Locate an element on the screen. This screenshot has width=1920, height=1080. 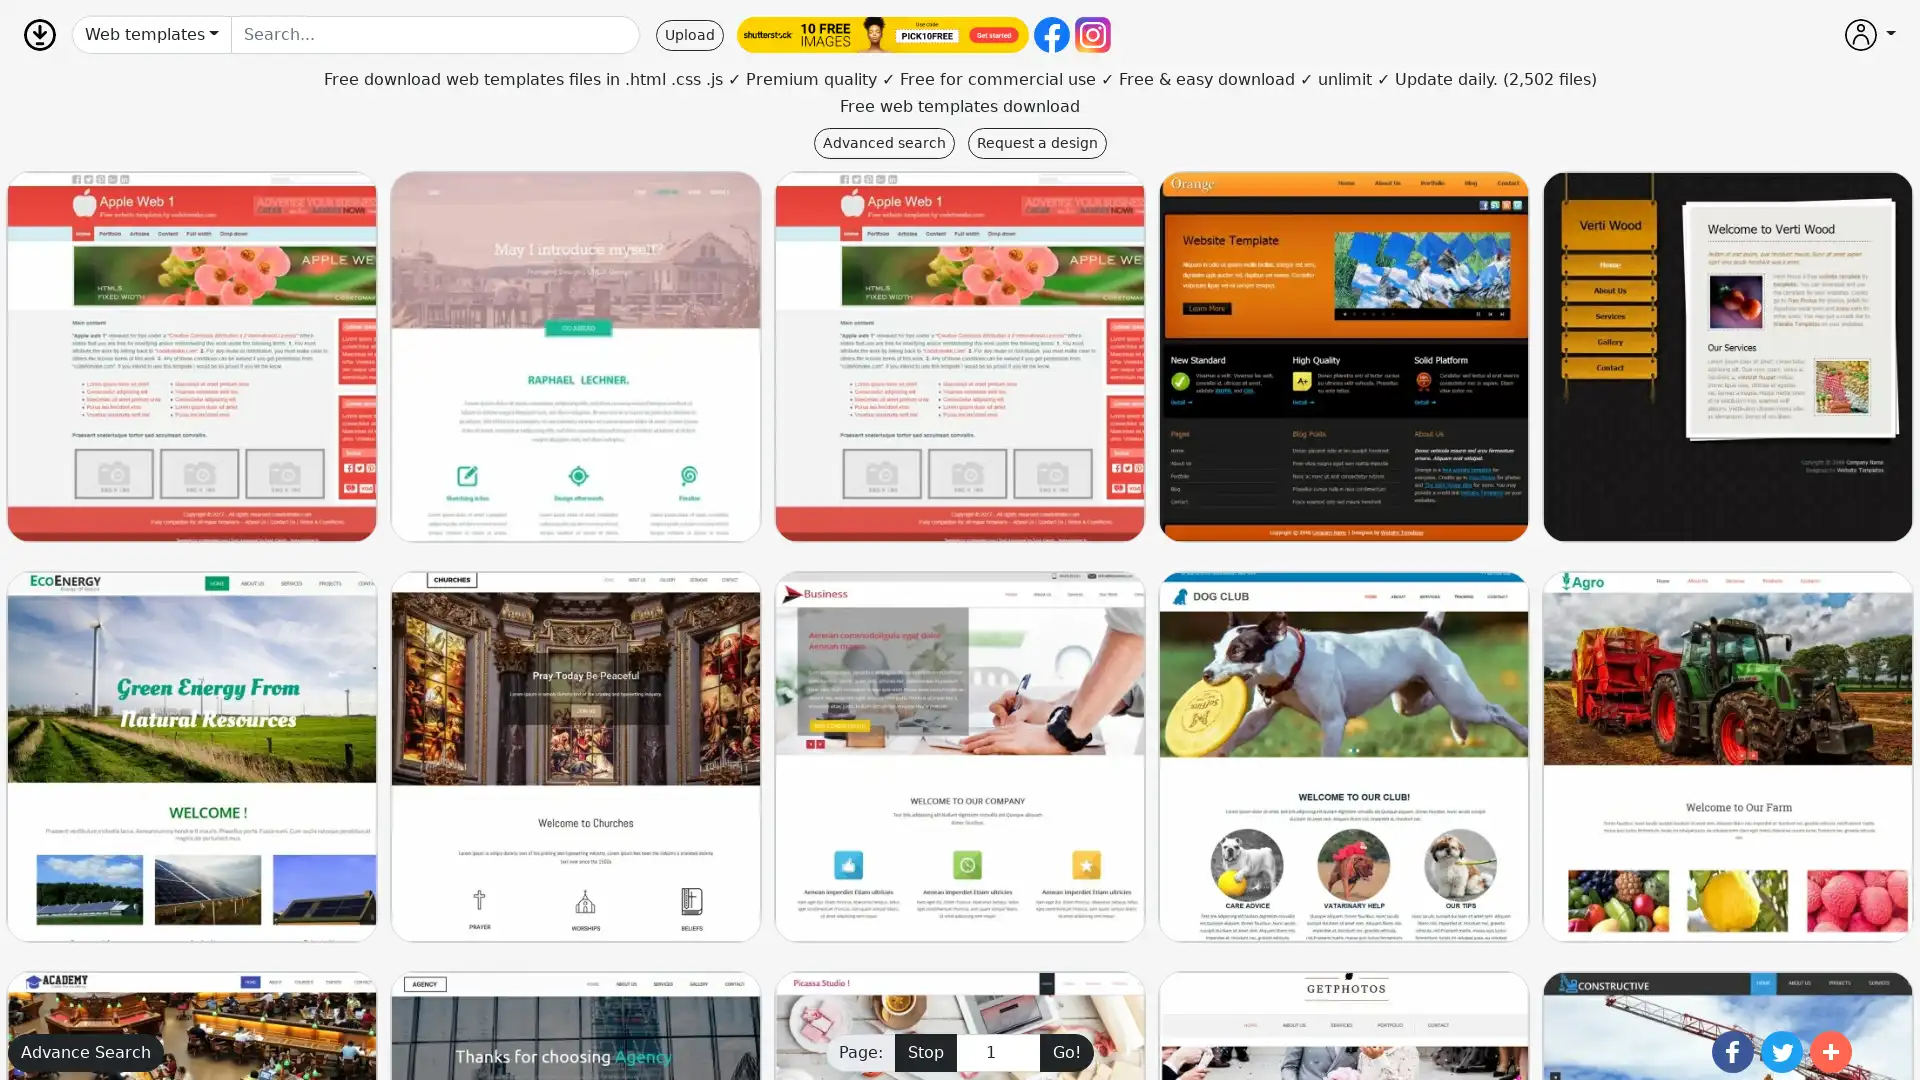
Share to Twitter is located at coordinates (1746, 1051).